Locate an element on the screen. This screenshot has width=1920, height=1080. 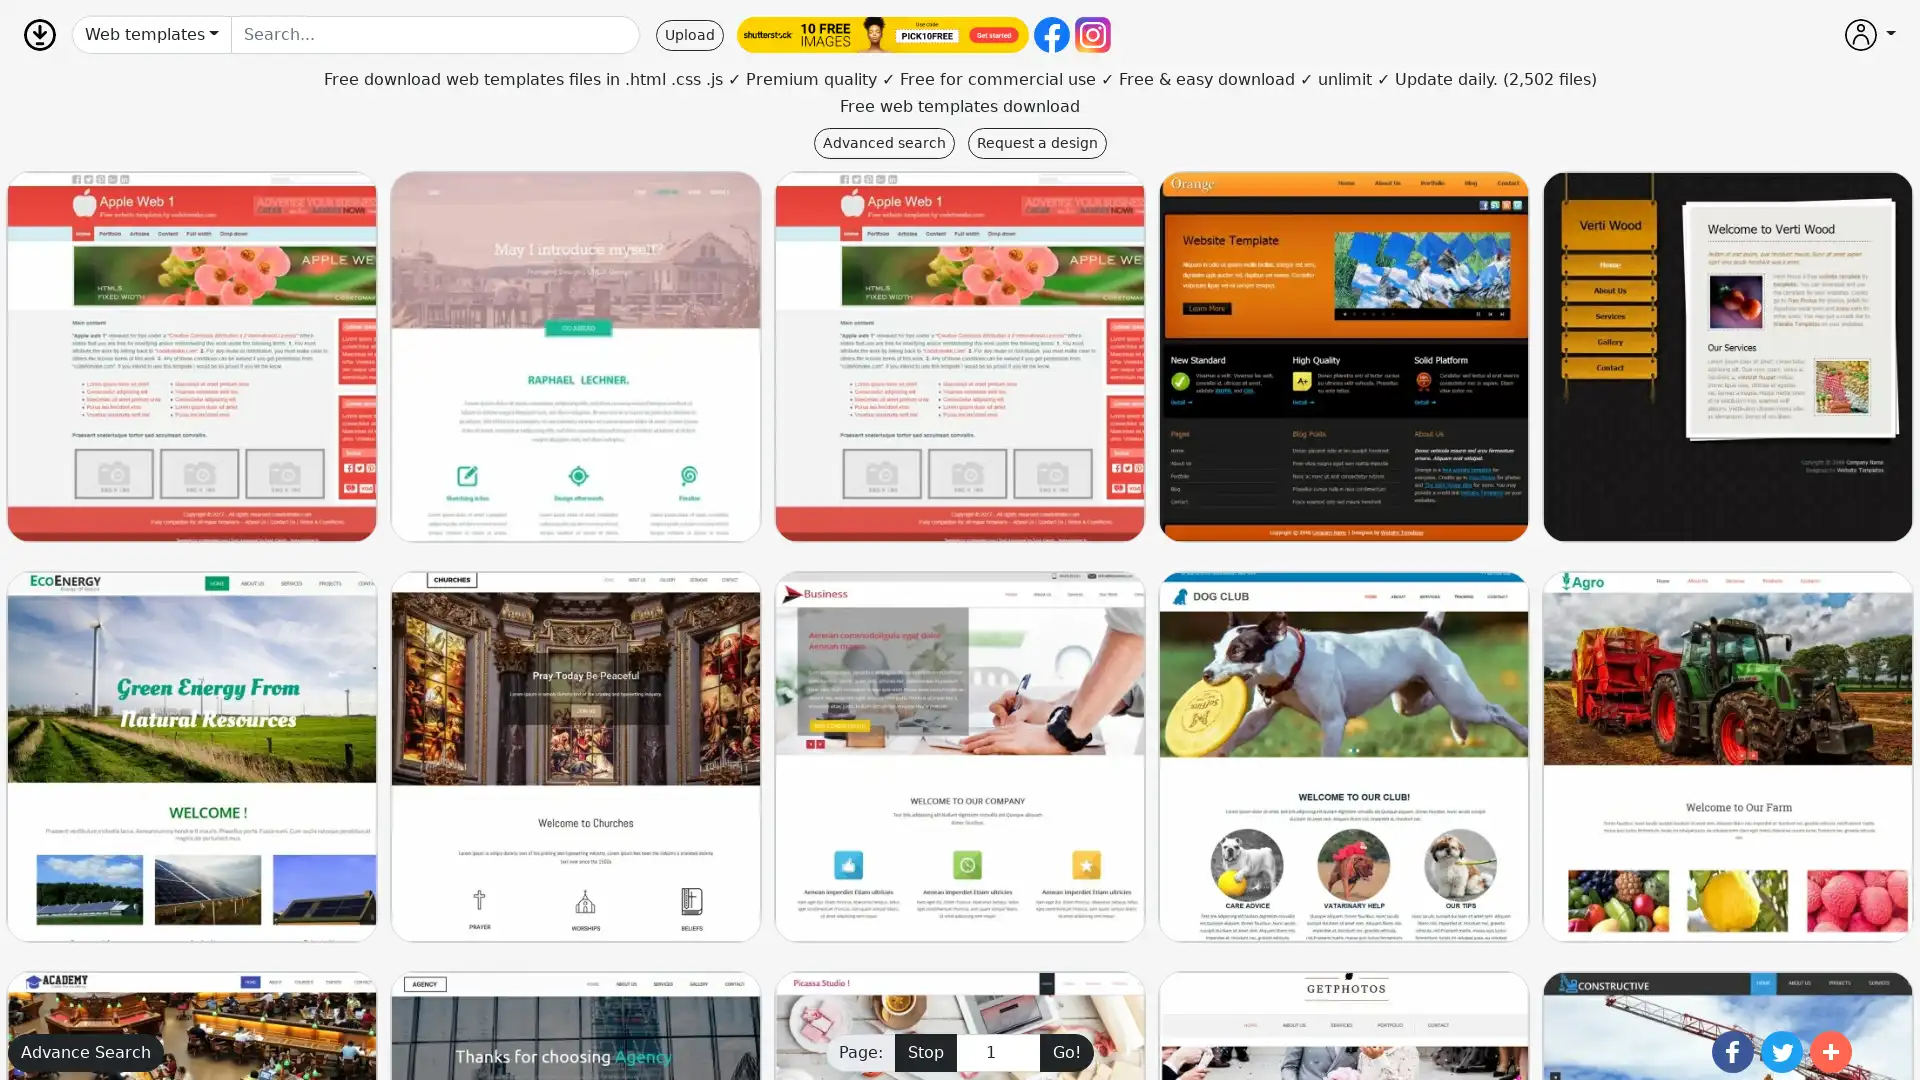
Share to Twitter is located at coordinates (1746, 1051).